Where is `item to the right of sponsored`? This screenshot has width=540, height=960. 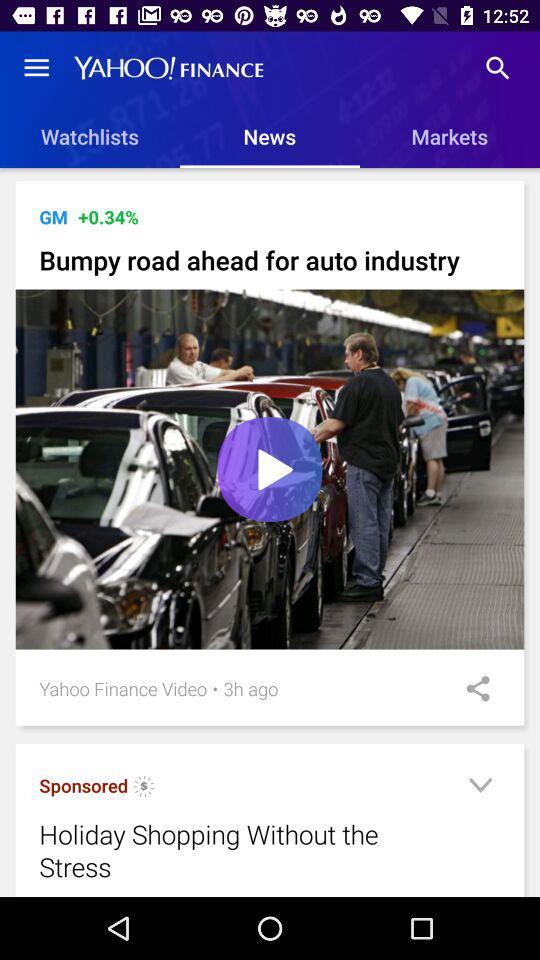 item to the right of sponsored is located at coordinates (143, 789).